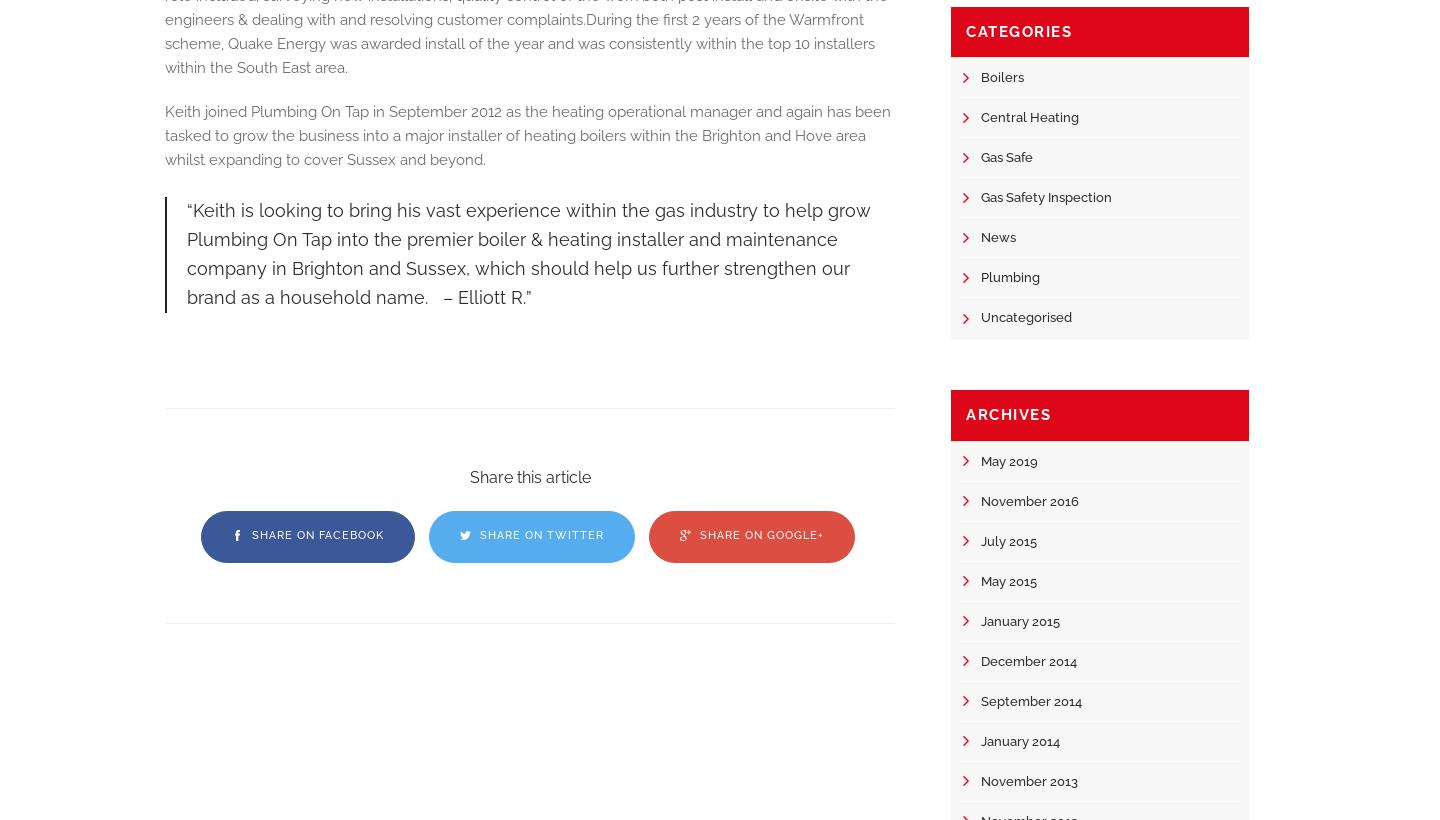 The width and height of the screenshot is (1440, 820). What do you see at coordinates (1029, 659) in the screenshot?
I see `'December 2014'` at bounding box center [1029, 659].